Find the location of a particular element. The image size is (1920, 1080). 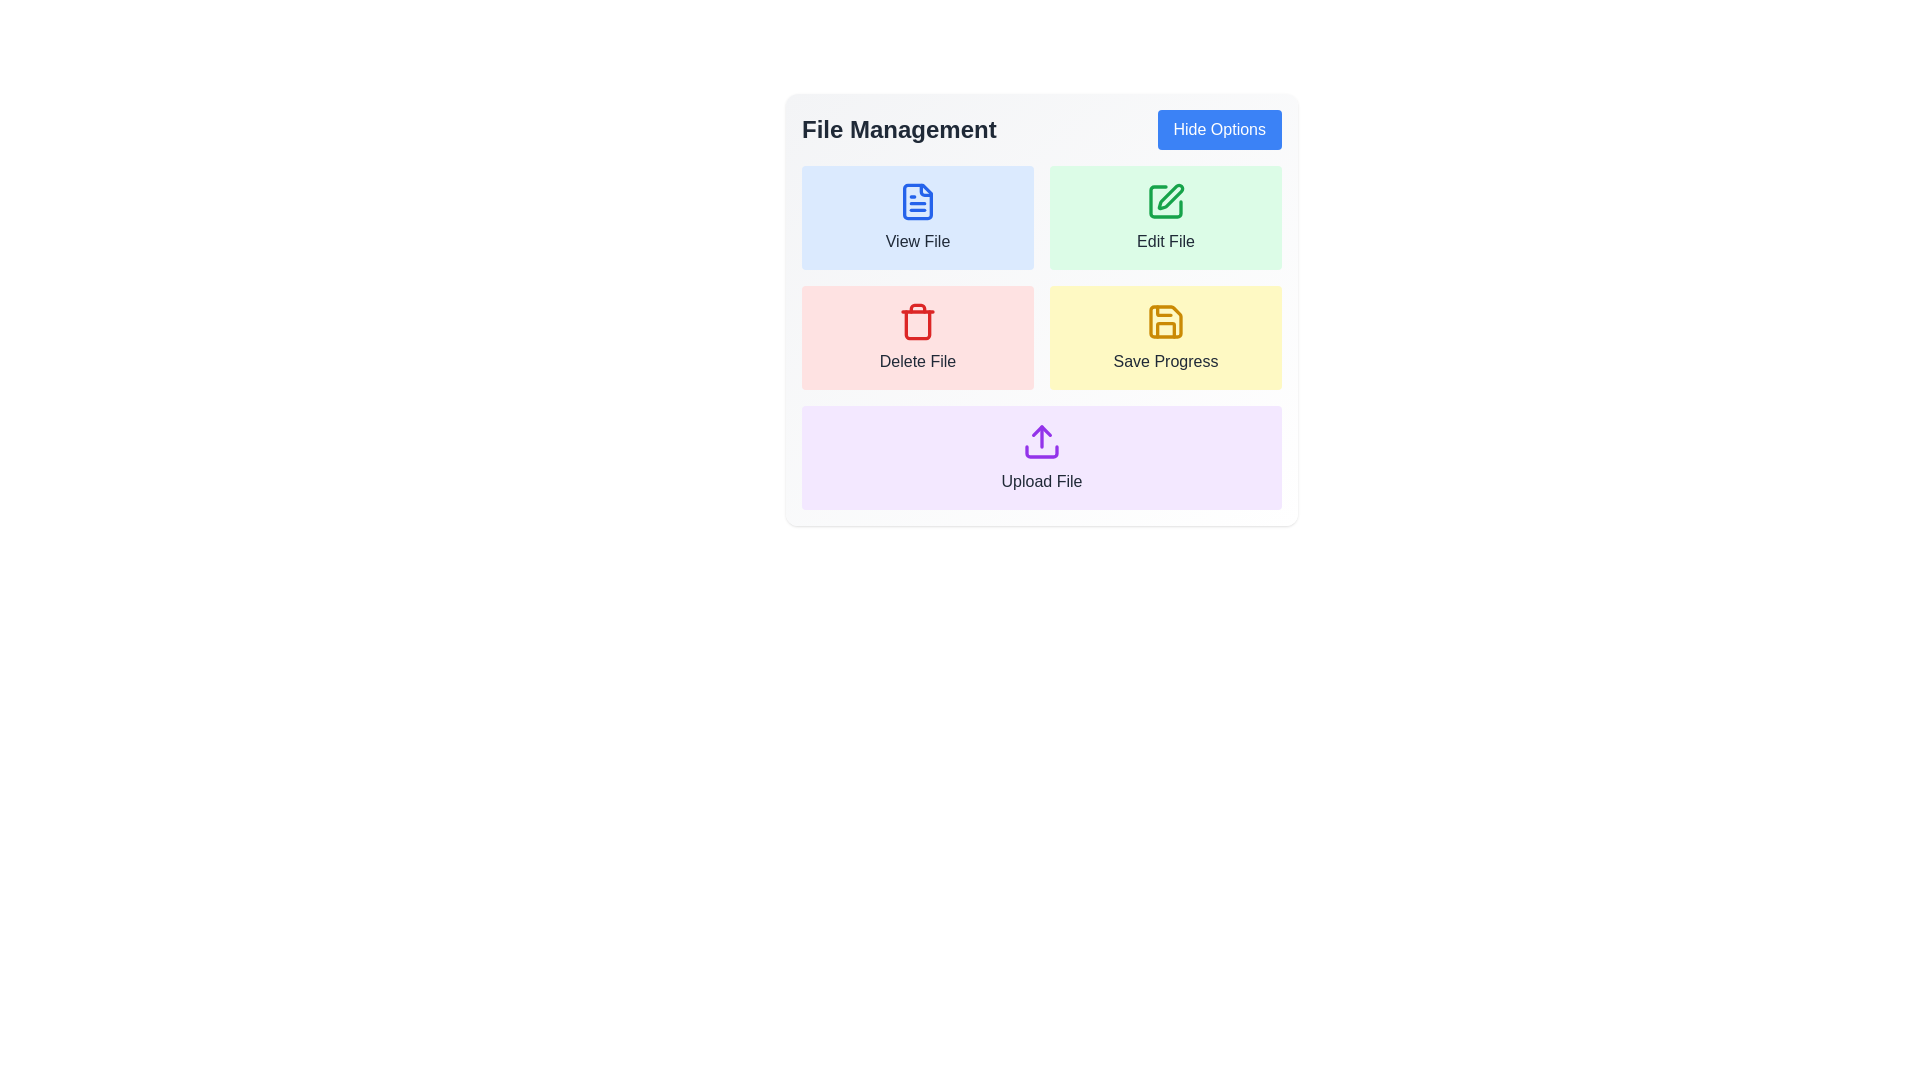

the yellow-orange save icon within the 'Save Progress' button is located at coordinates (1166, 320).